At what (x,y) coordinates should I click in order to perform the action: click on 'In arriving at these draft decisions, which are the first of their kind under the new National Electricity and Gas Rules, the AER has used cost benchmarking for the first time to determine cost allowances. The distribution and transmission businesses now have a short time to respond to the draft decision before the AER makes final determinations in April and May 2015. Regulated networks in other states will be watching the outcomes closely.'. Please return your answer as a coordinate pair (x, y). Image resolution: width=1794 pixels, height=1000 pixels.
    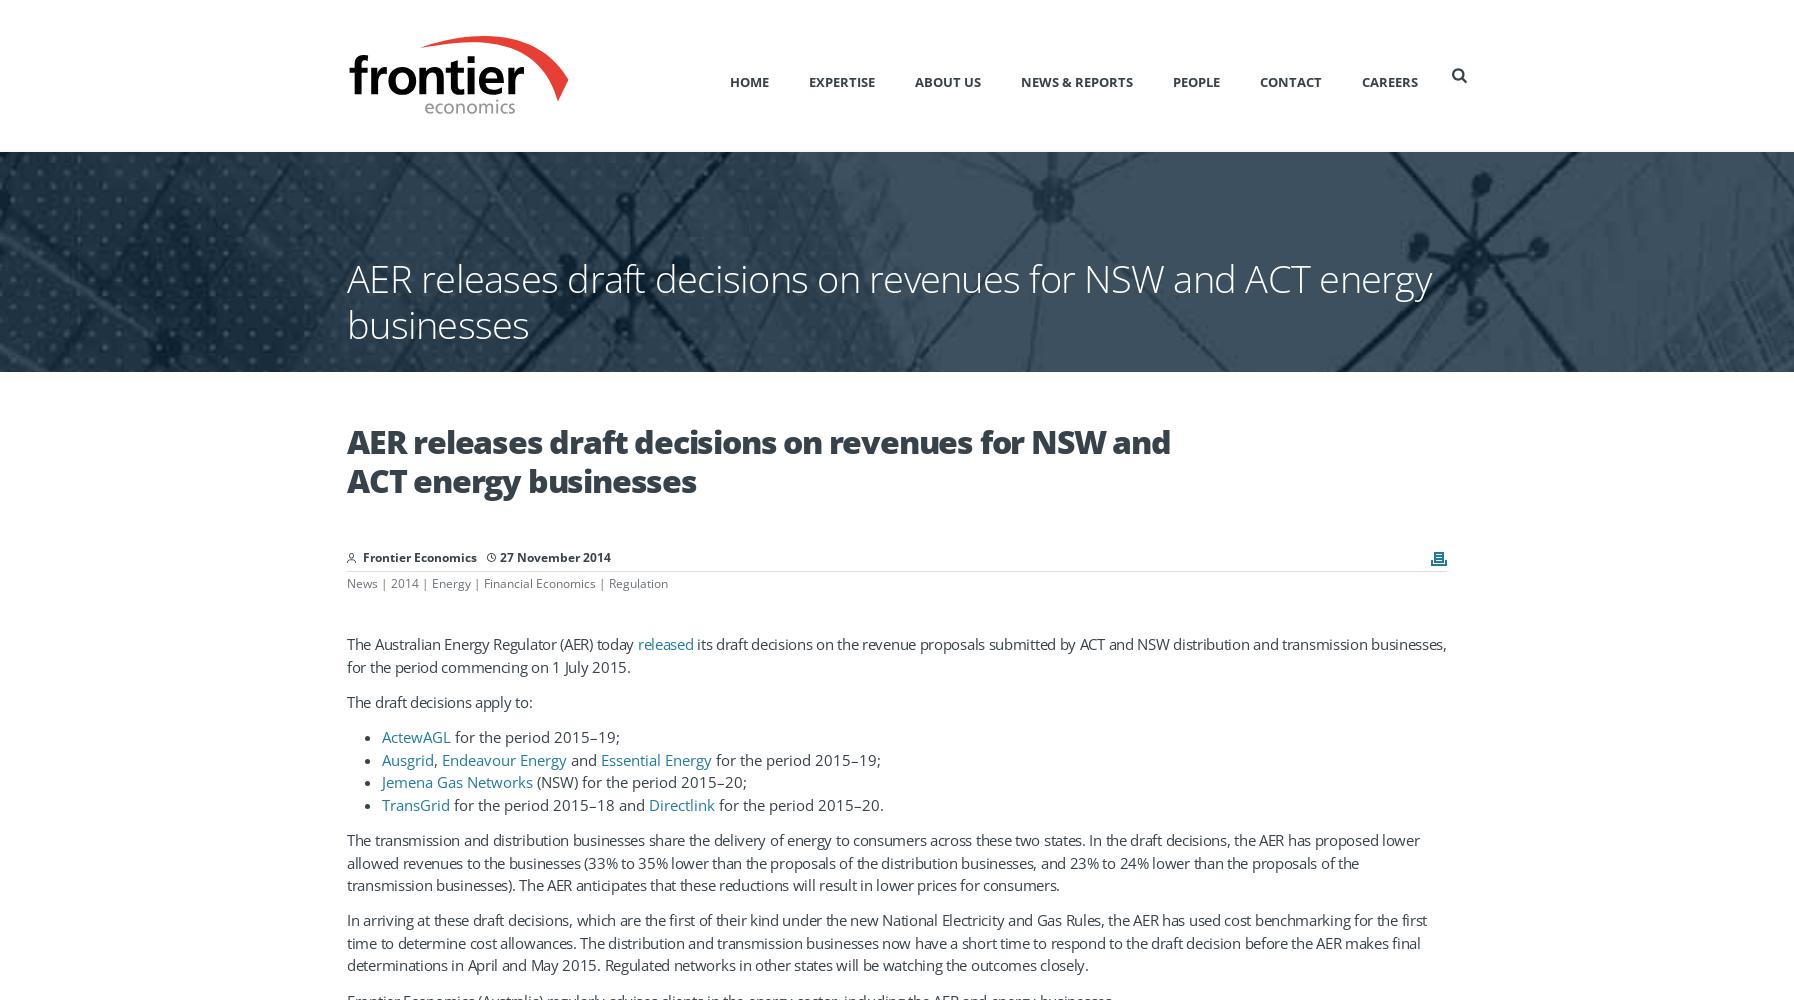
    Looking at the image, I should click on (886, 941).